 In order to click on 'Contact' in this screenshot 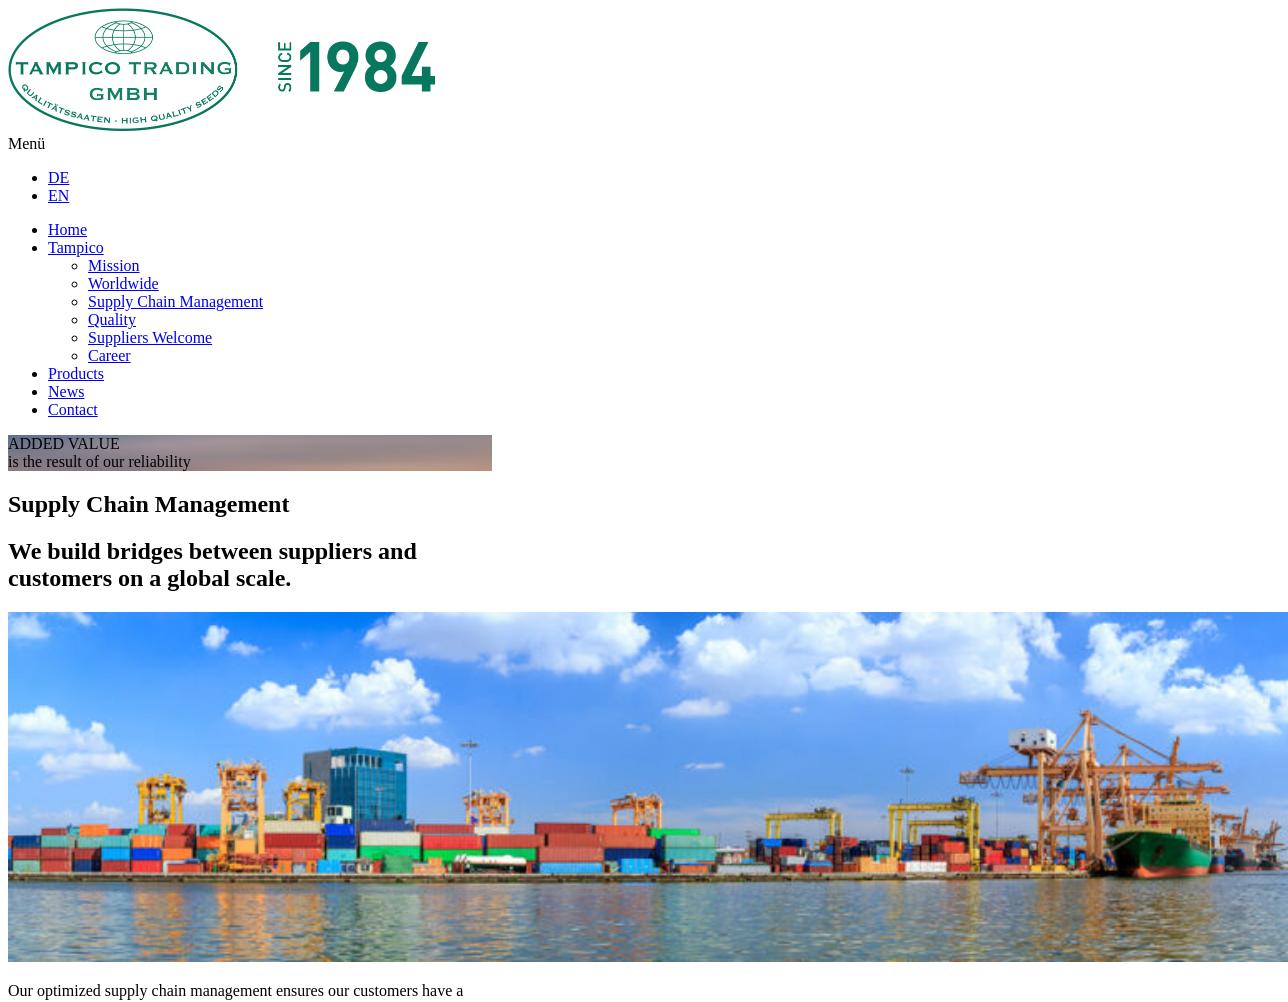, I will do `click(72, 409)`.